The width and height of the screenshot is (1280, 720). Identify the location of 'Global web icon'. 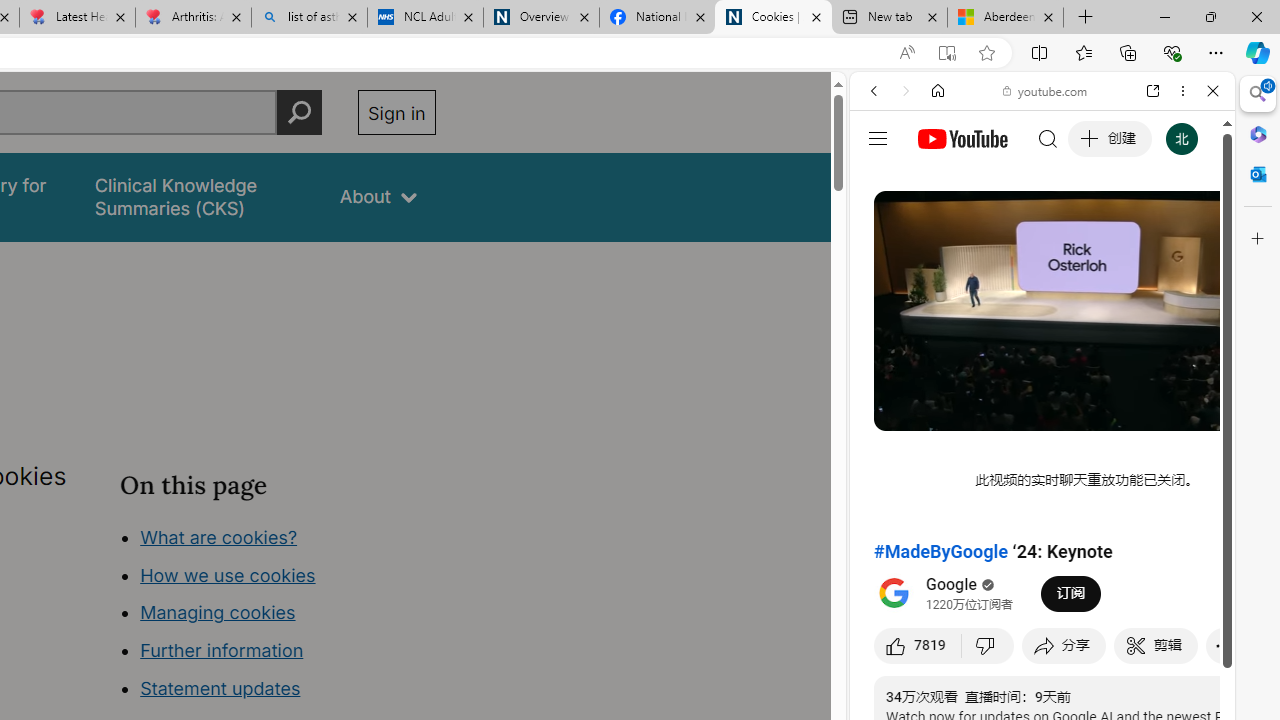
(887, 288).